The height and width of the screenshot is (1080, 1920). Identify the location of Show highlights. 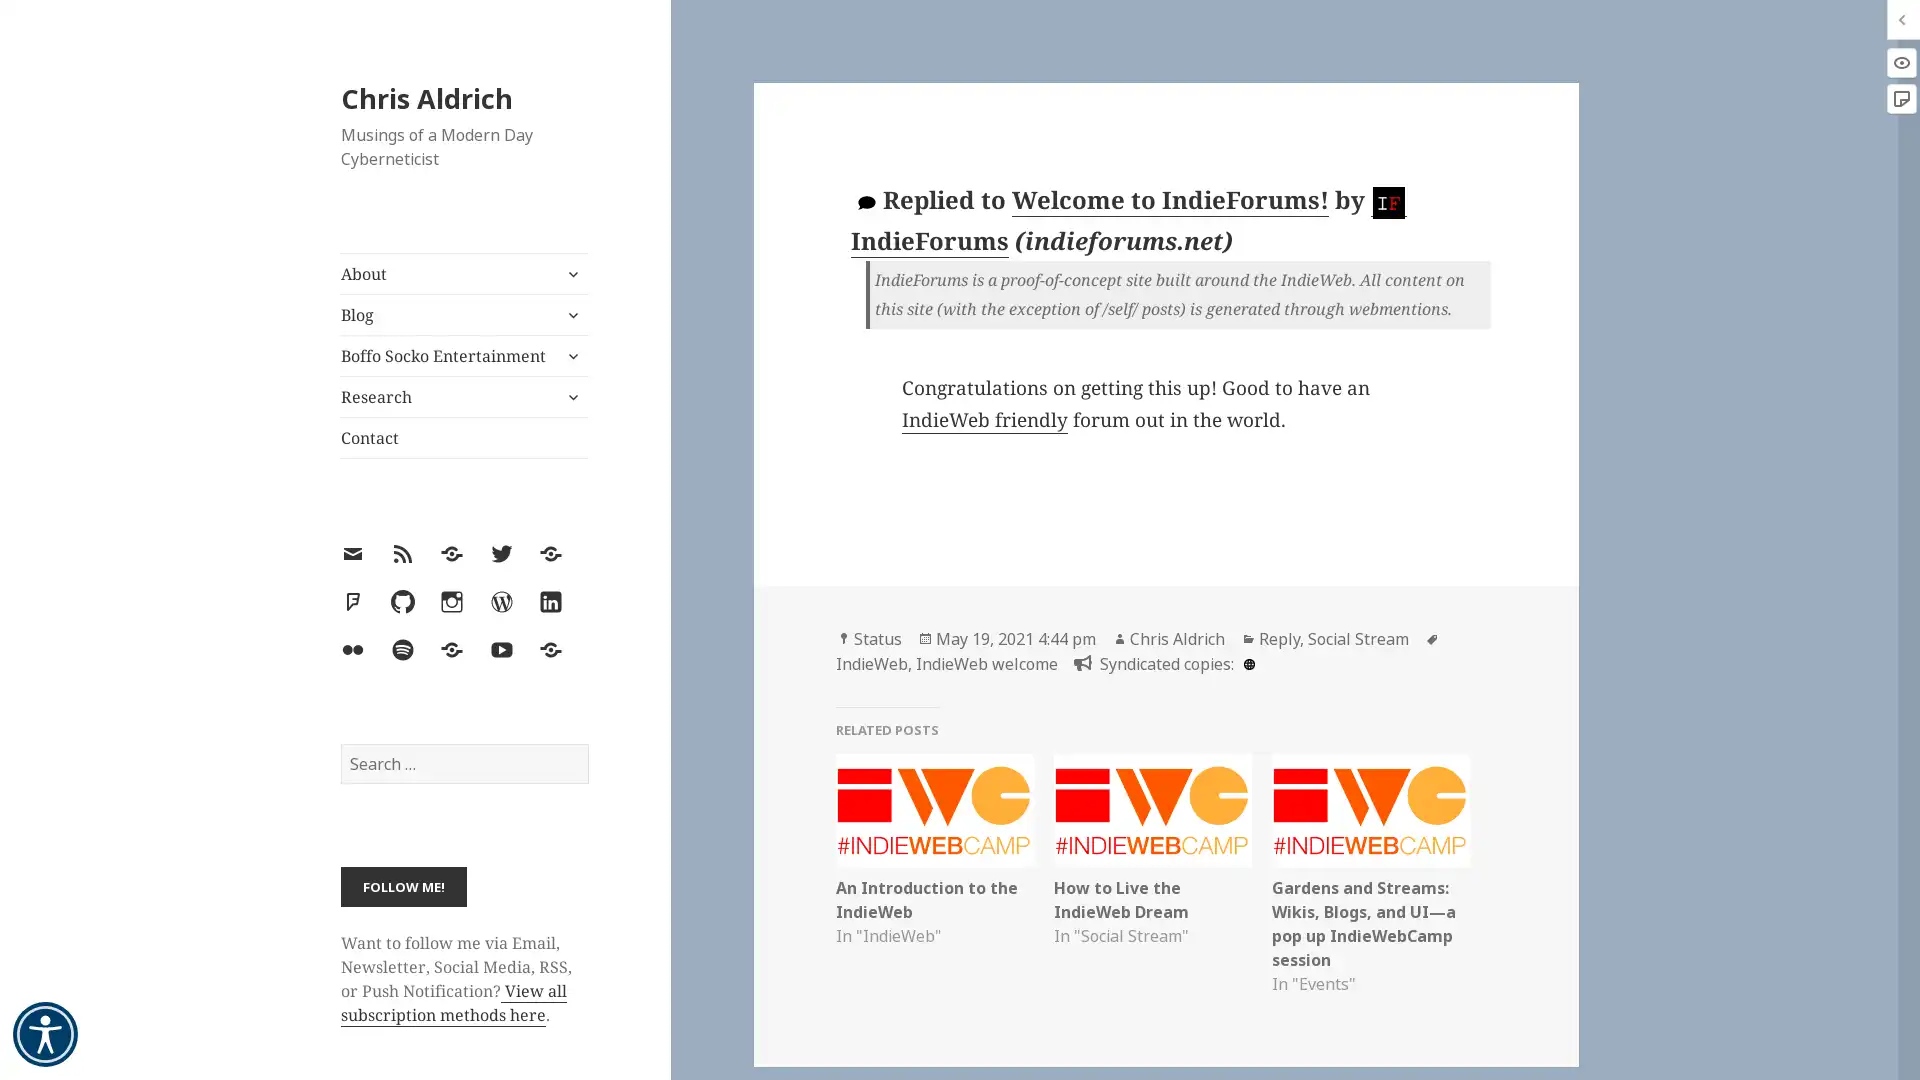
(1900, 61).